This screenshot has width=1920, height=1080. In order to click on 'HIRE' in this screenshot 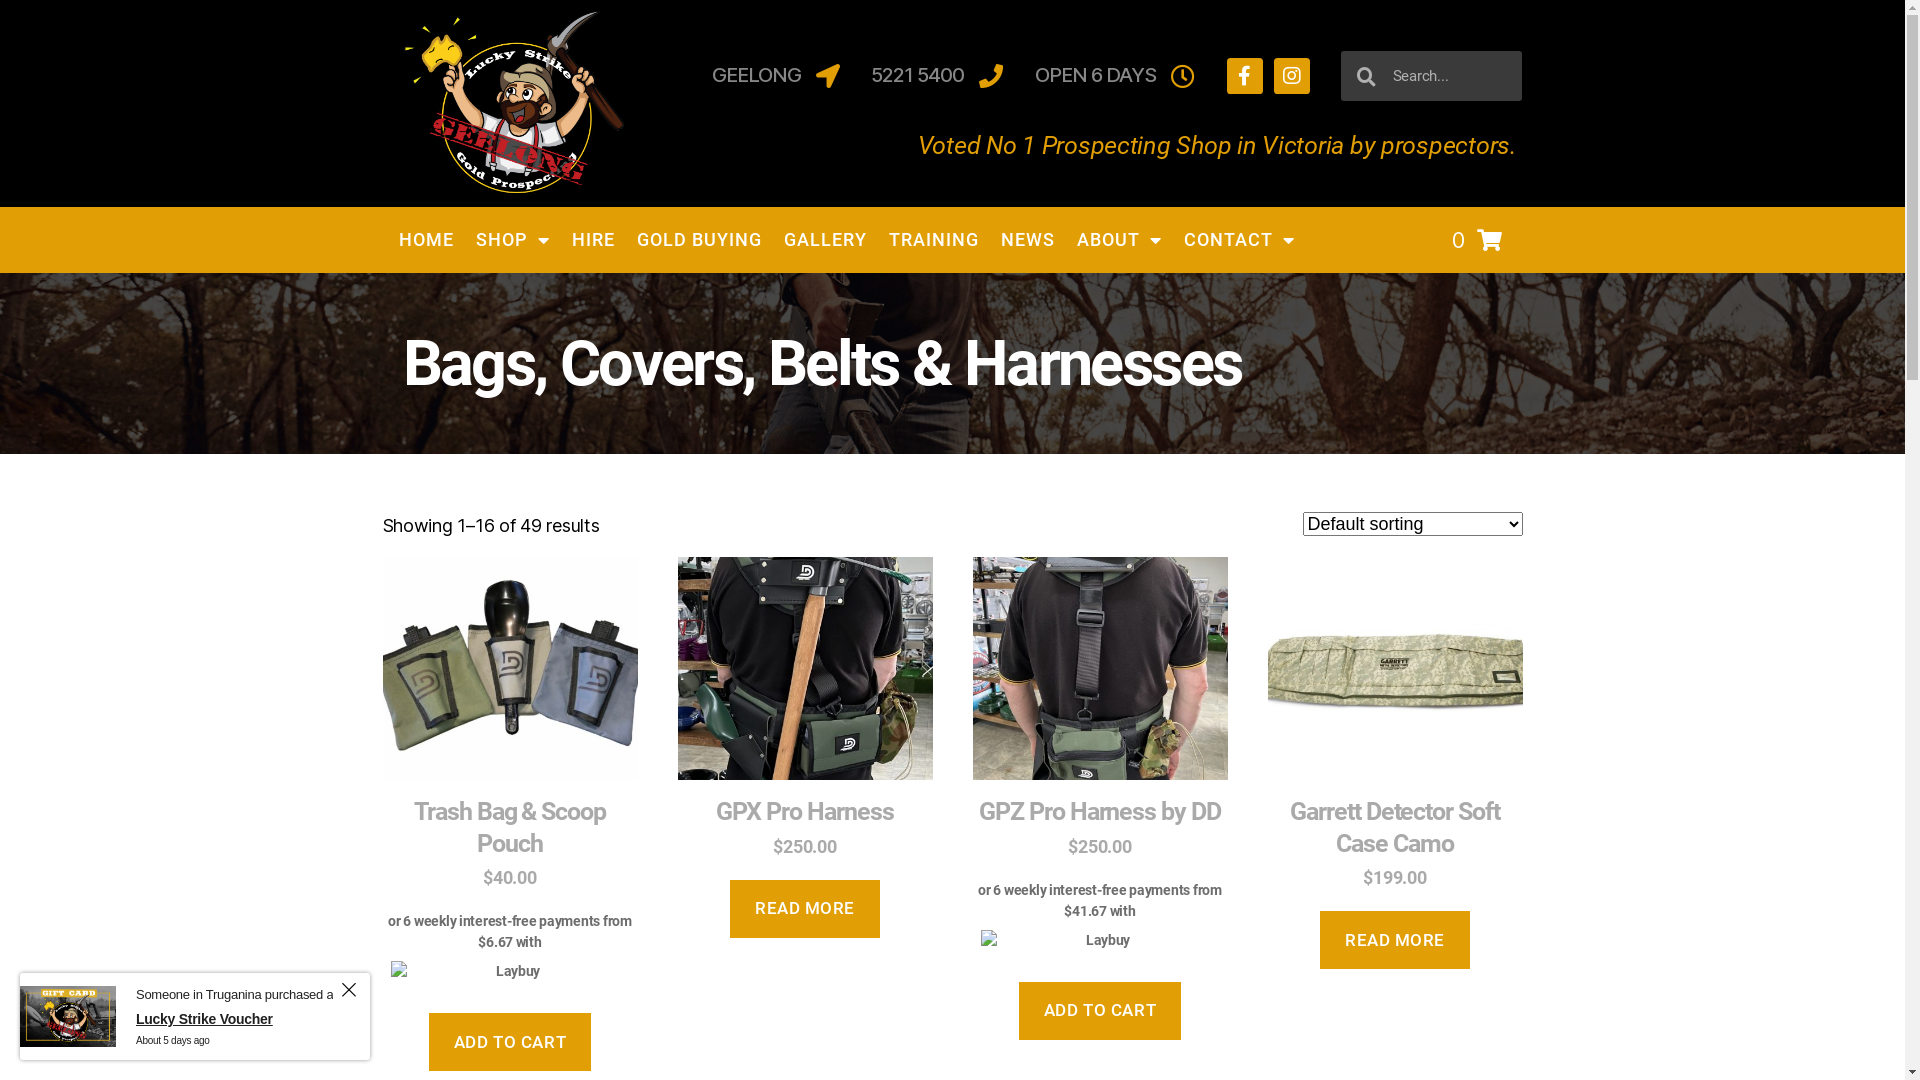, I will do `click(591, 238)`.